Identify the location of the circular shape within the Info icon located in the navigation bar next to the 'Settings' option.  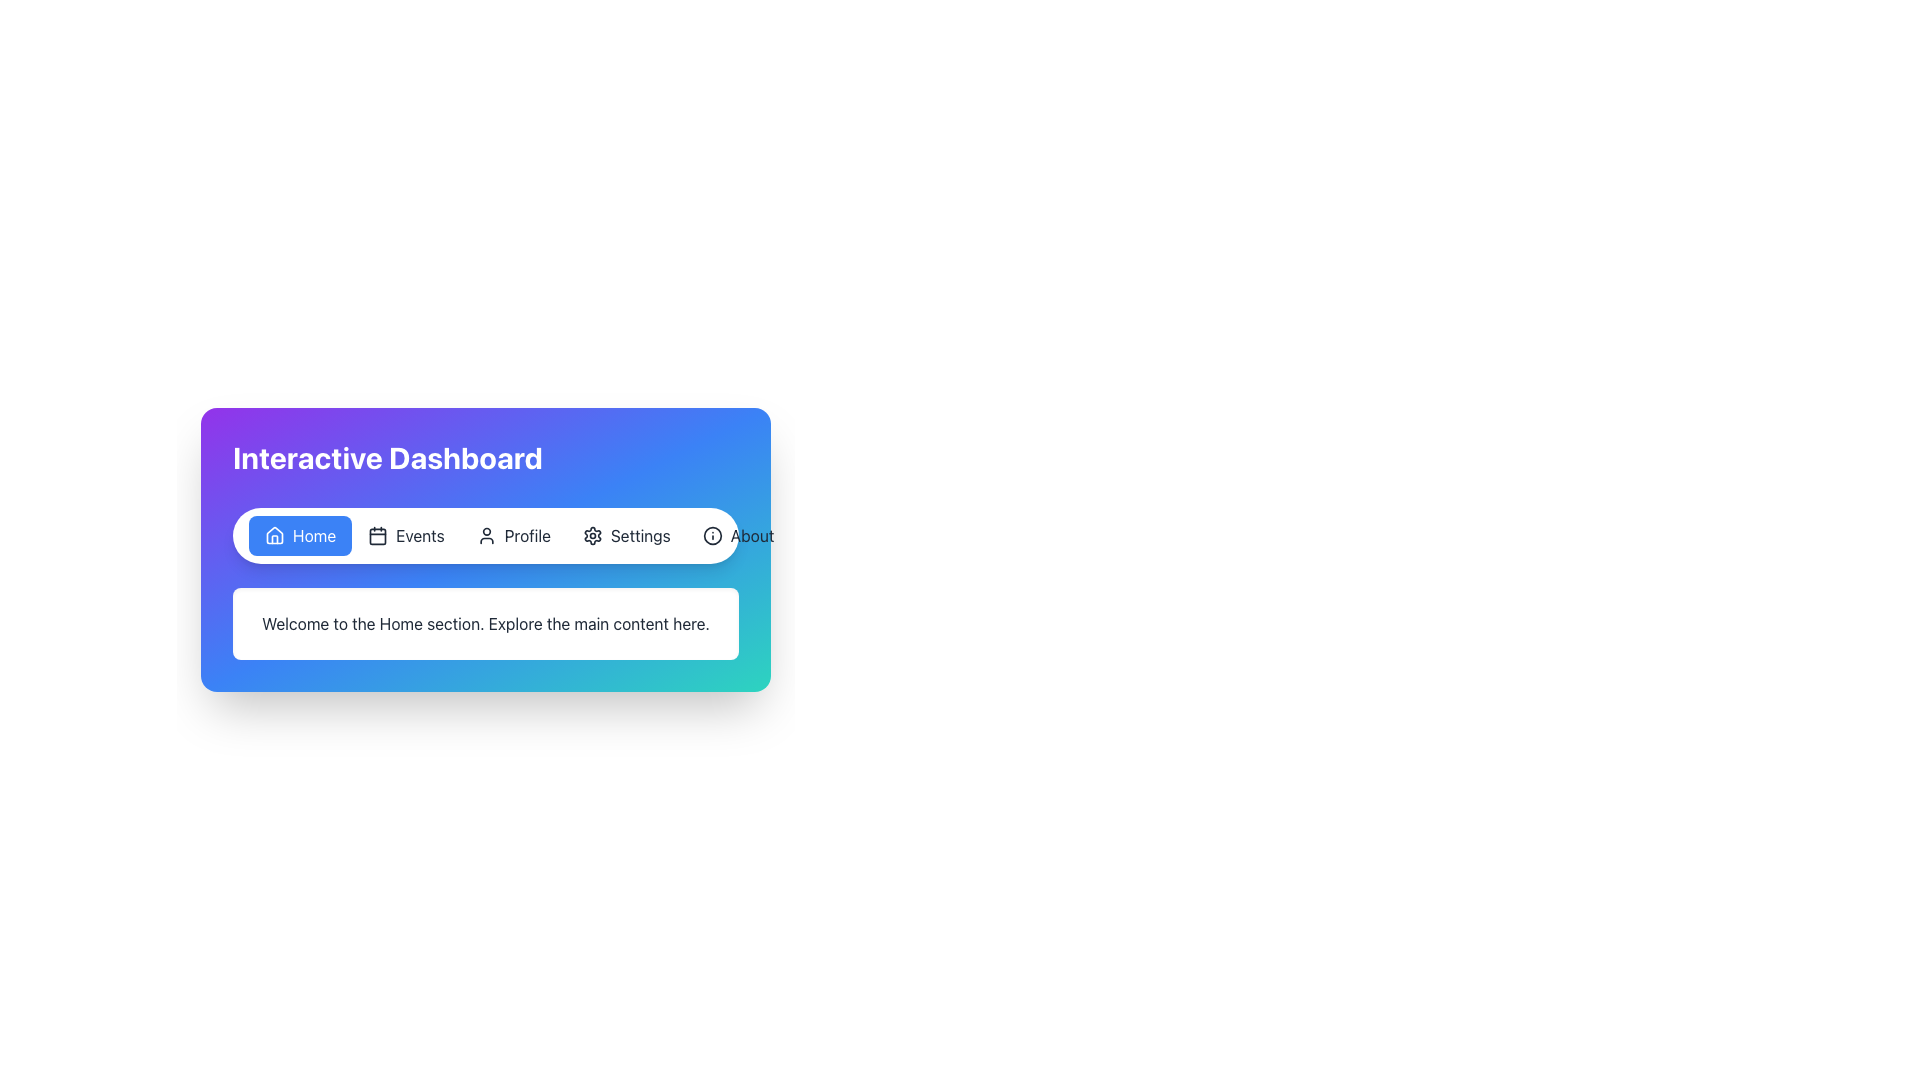
(712, 535).